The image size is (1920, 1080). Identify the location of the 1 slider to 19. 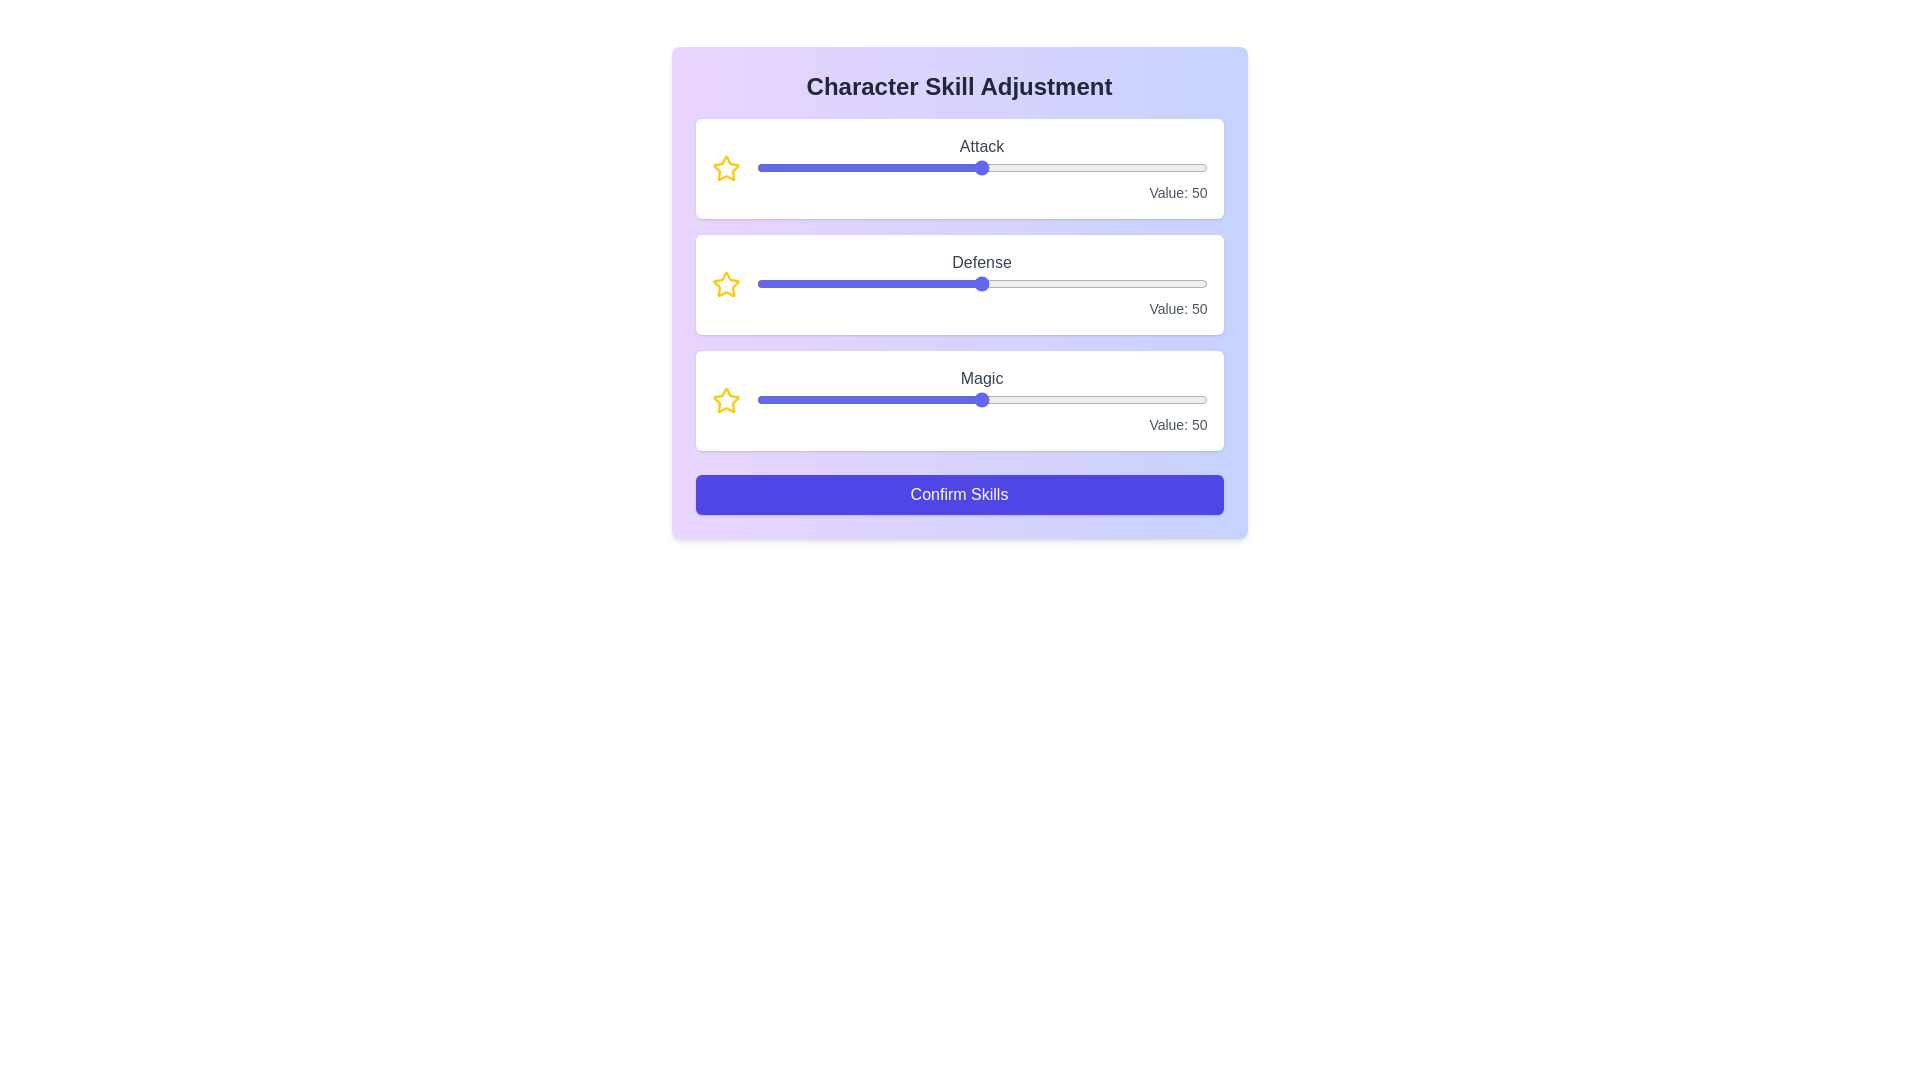
(1024, 284).